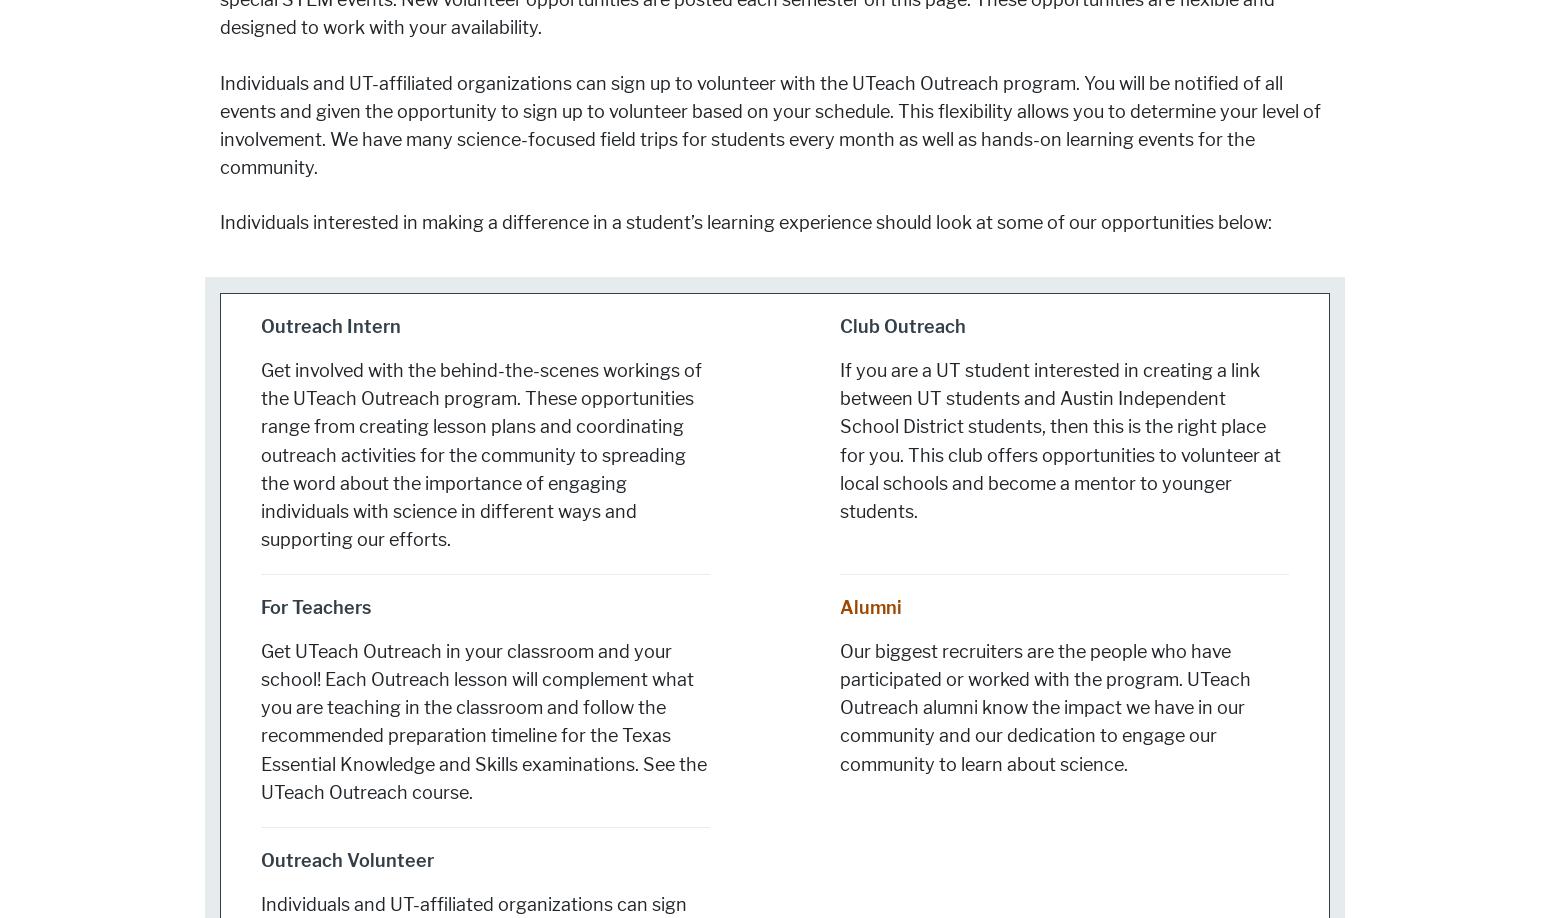 This screenshot has width=1550, height=918. I want to click on 'For Teachers', so click(315, 606).